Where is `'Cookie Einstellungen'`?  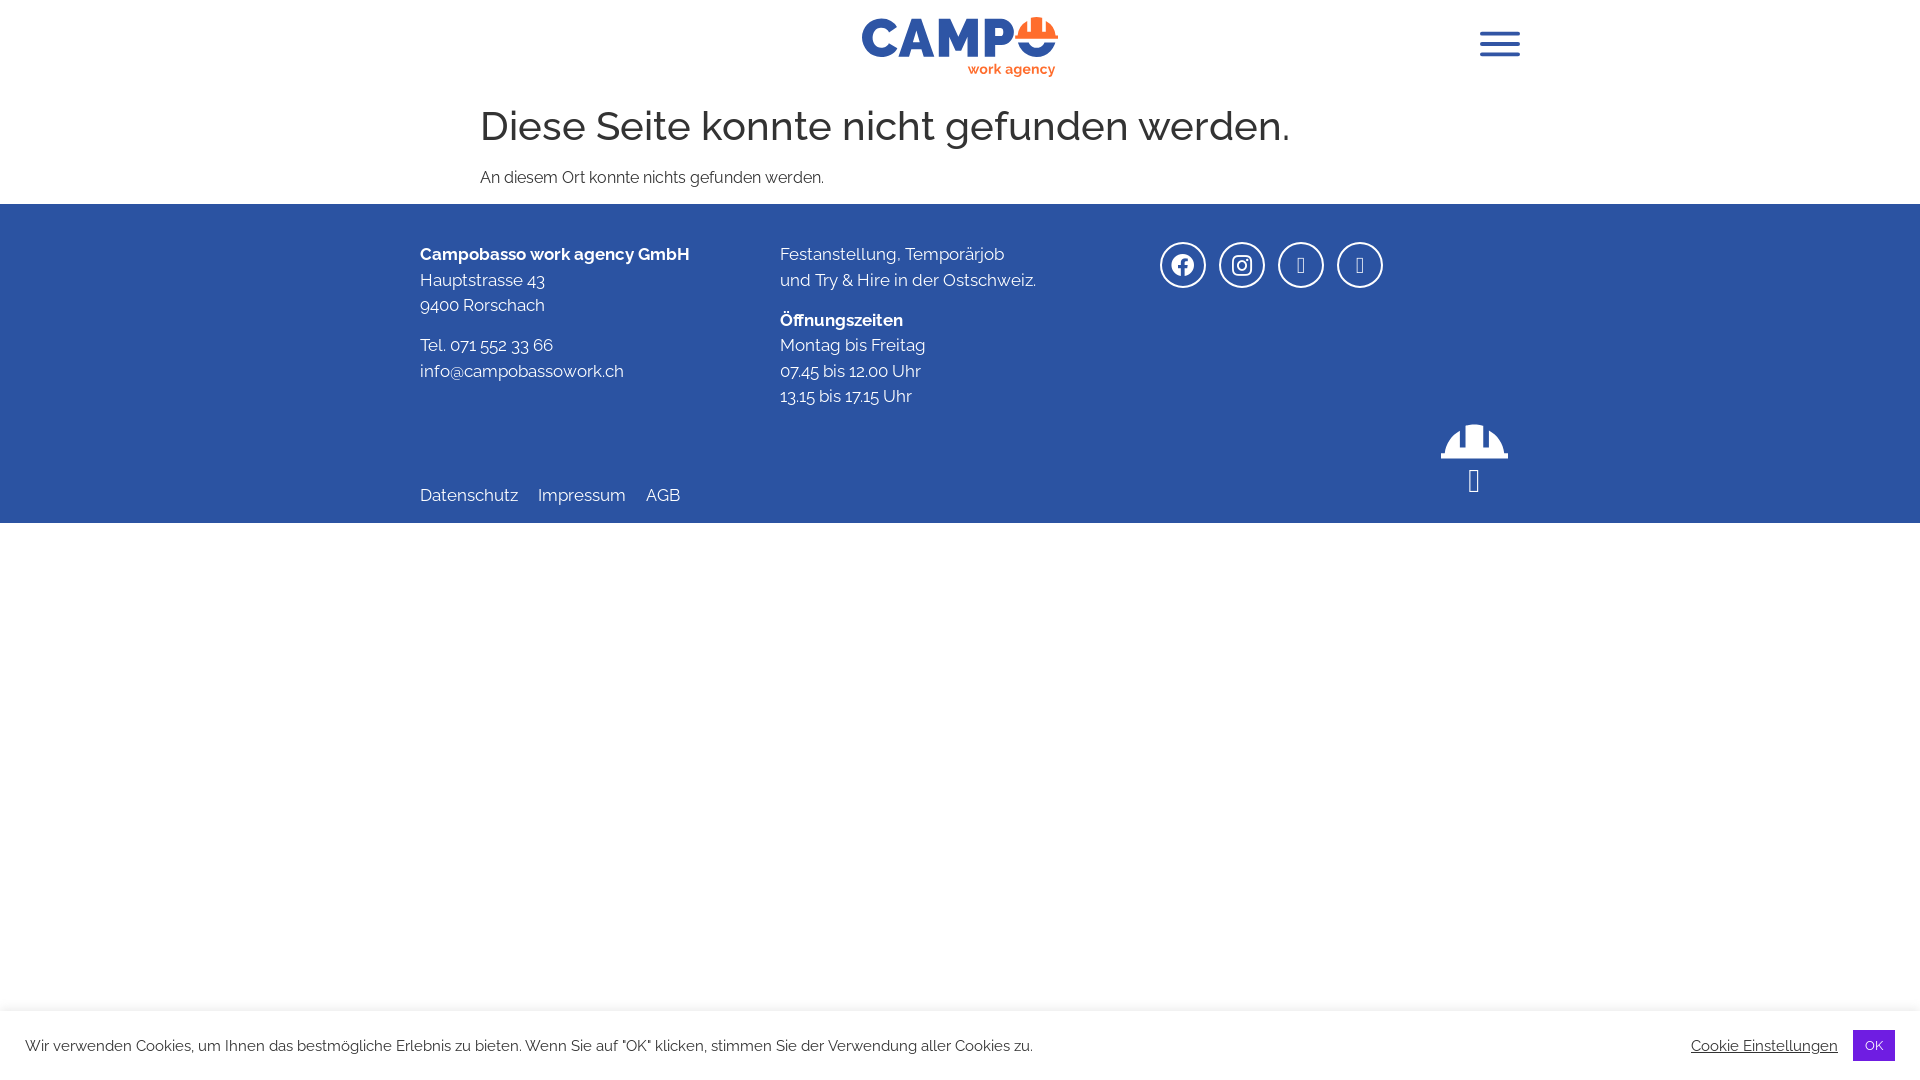
'Cookie Einstellungen' is located at coordinates (1764, 1044).